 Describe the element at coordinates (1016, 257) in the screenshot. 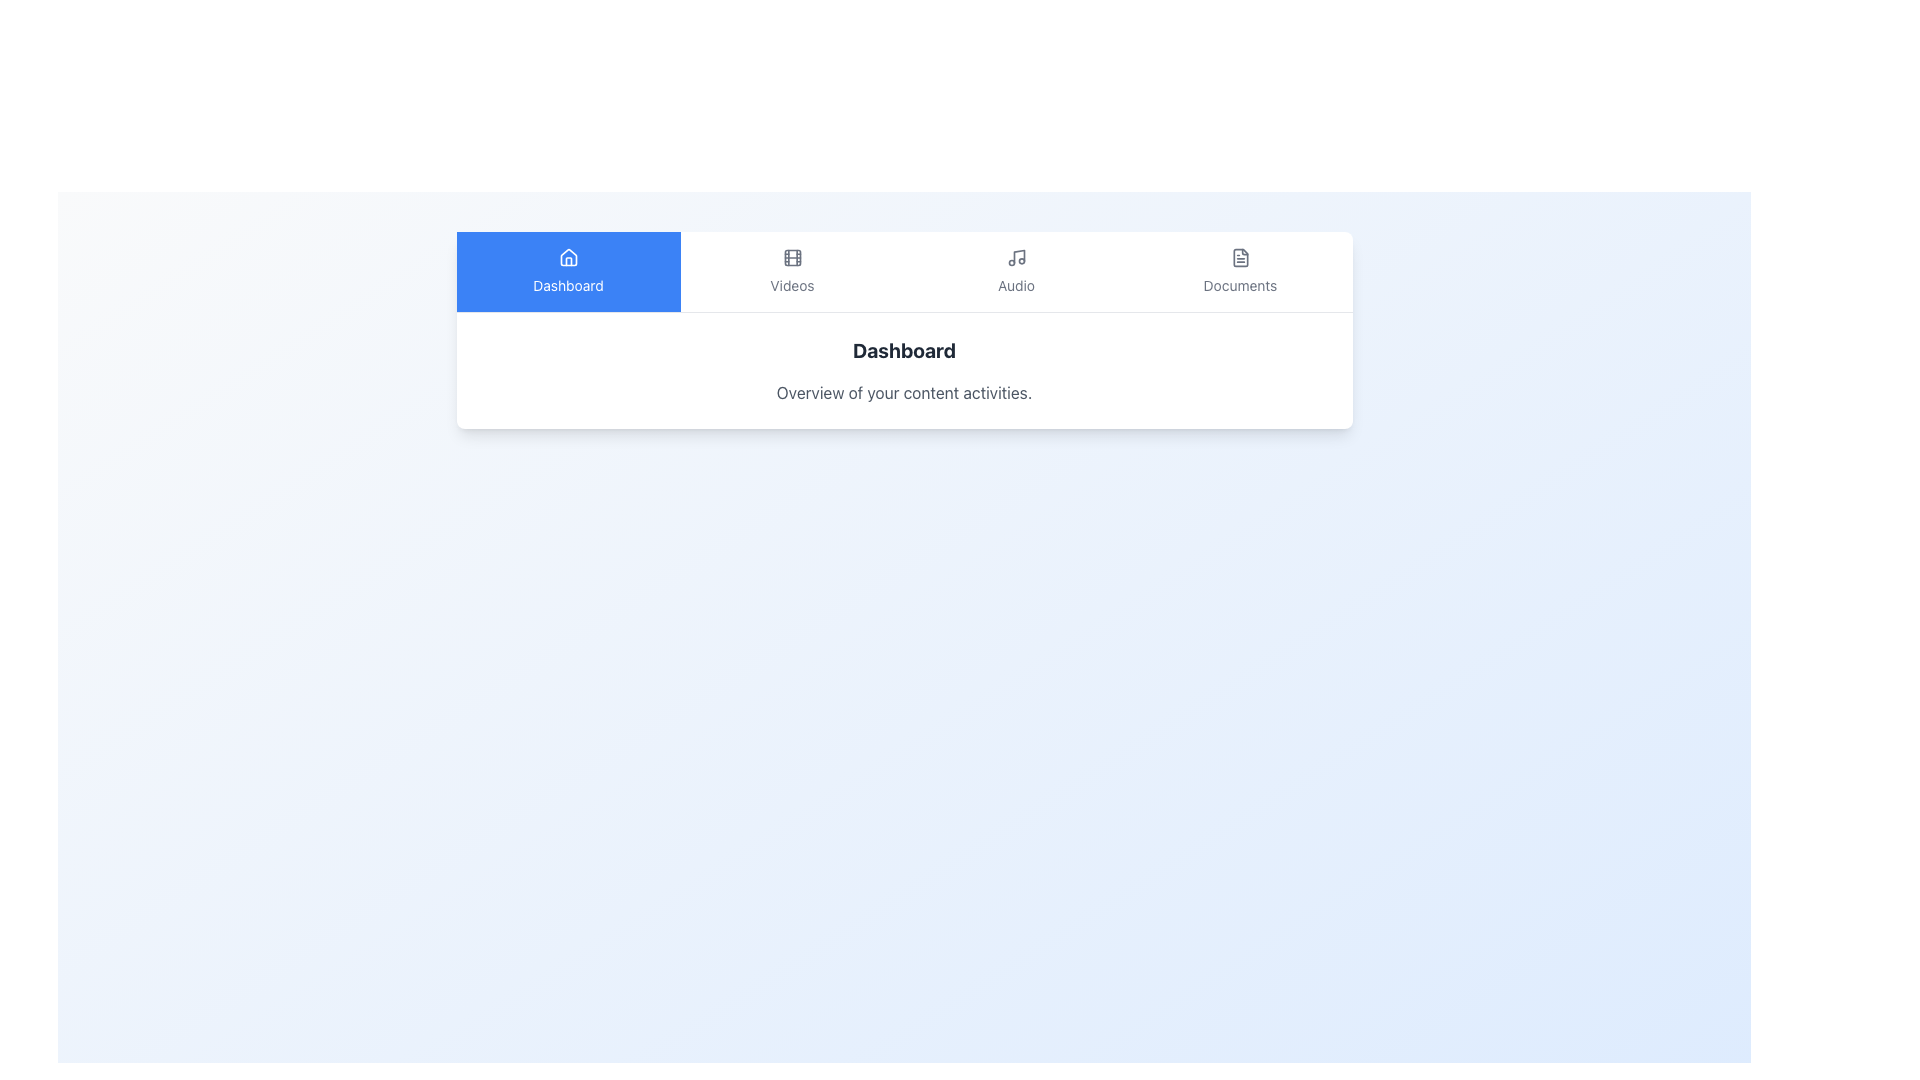

I see `the 'Audio' icon in the navigation menu` at that location.